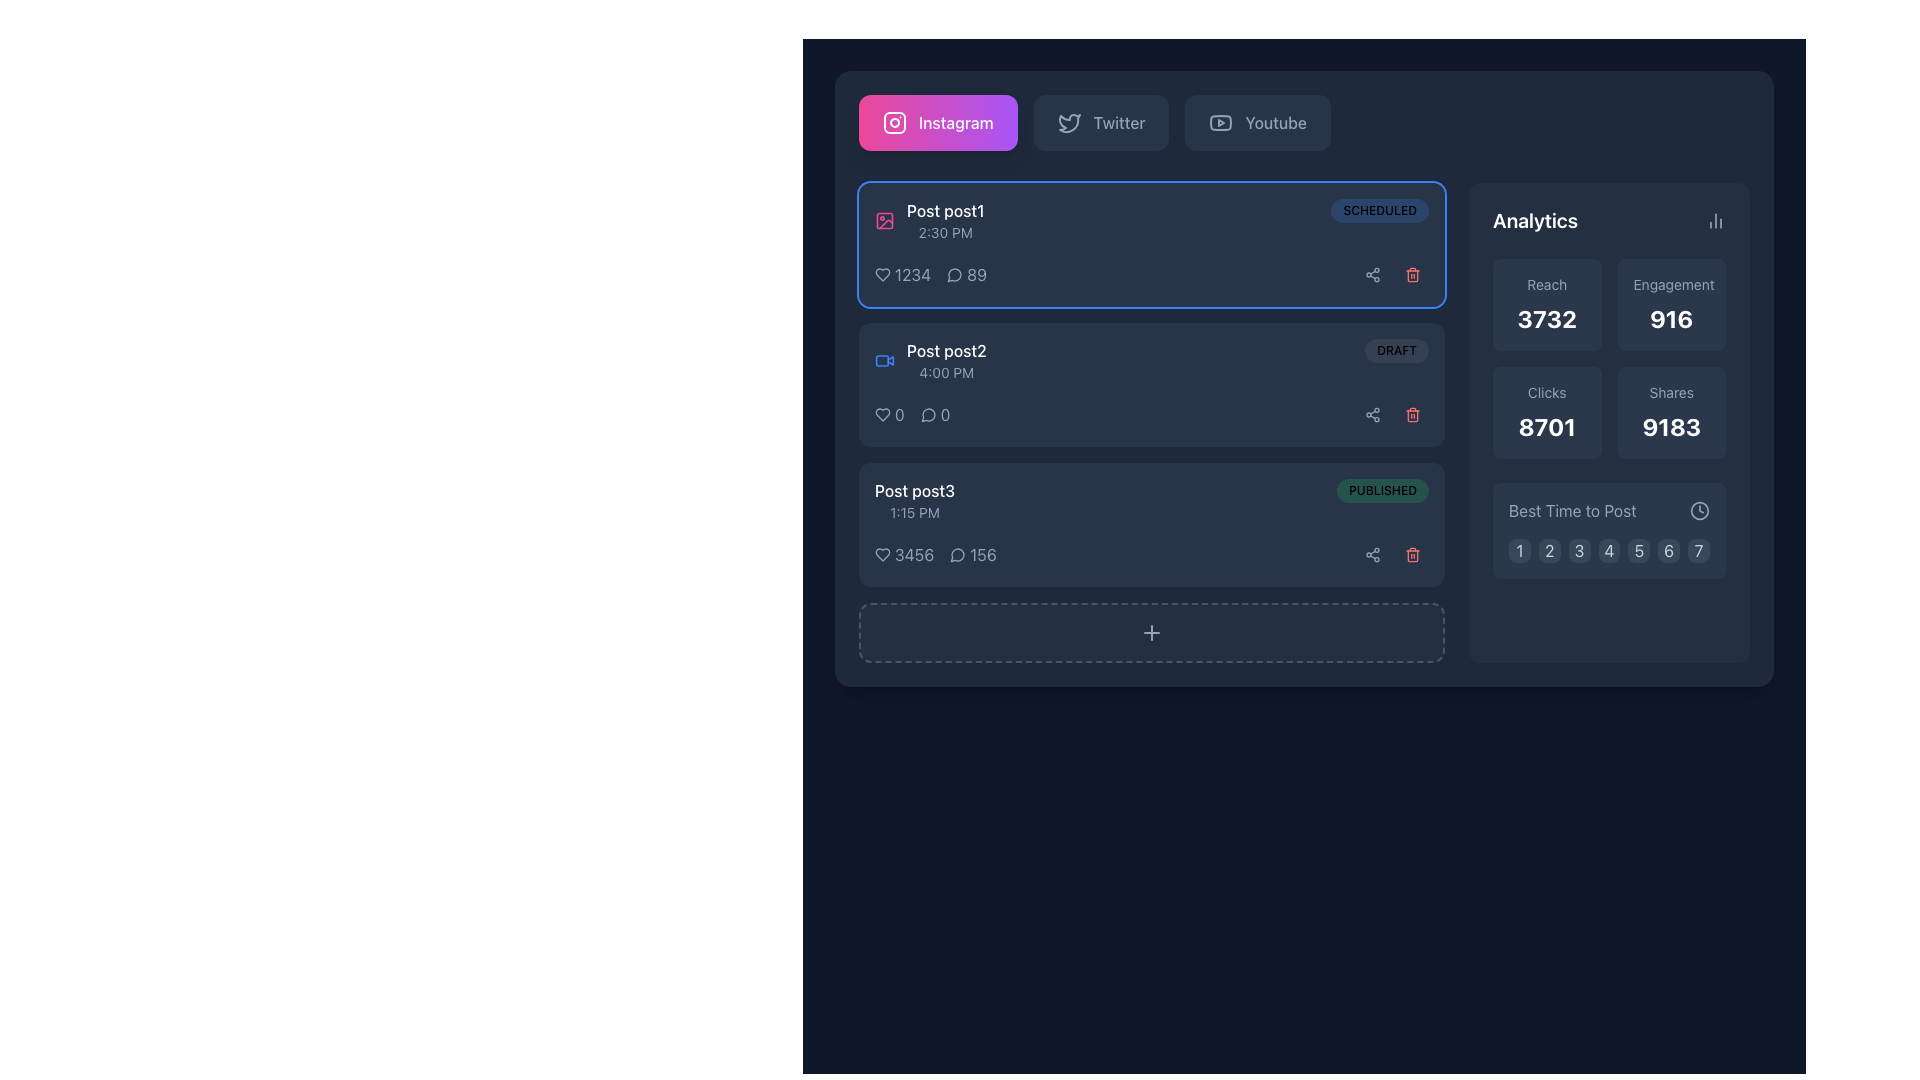 The image size is (1920, 1080). Describe the element at coordinates (1698, 509) in the screenshot. I see `the small circular clock icon located in the 'Analytics' section next to the 'Best Time to Post' label` at that location.